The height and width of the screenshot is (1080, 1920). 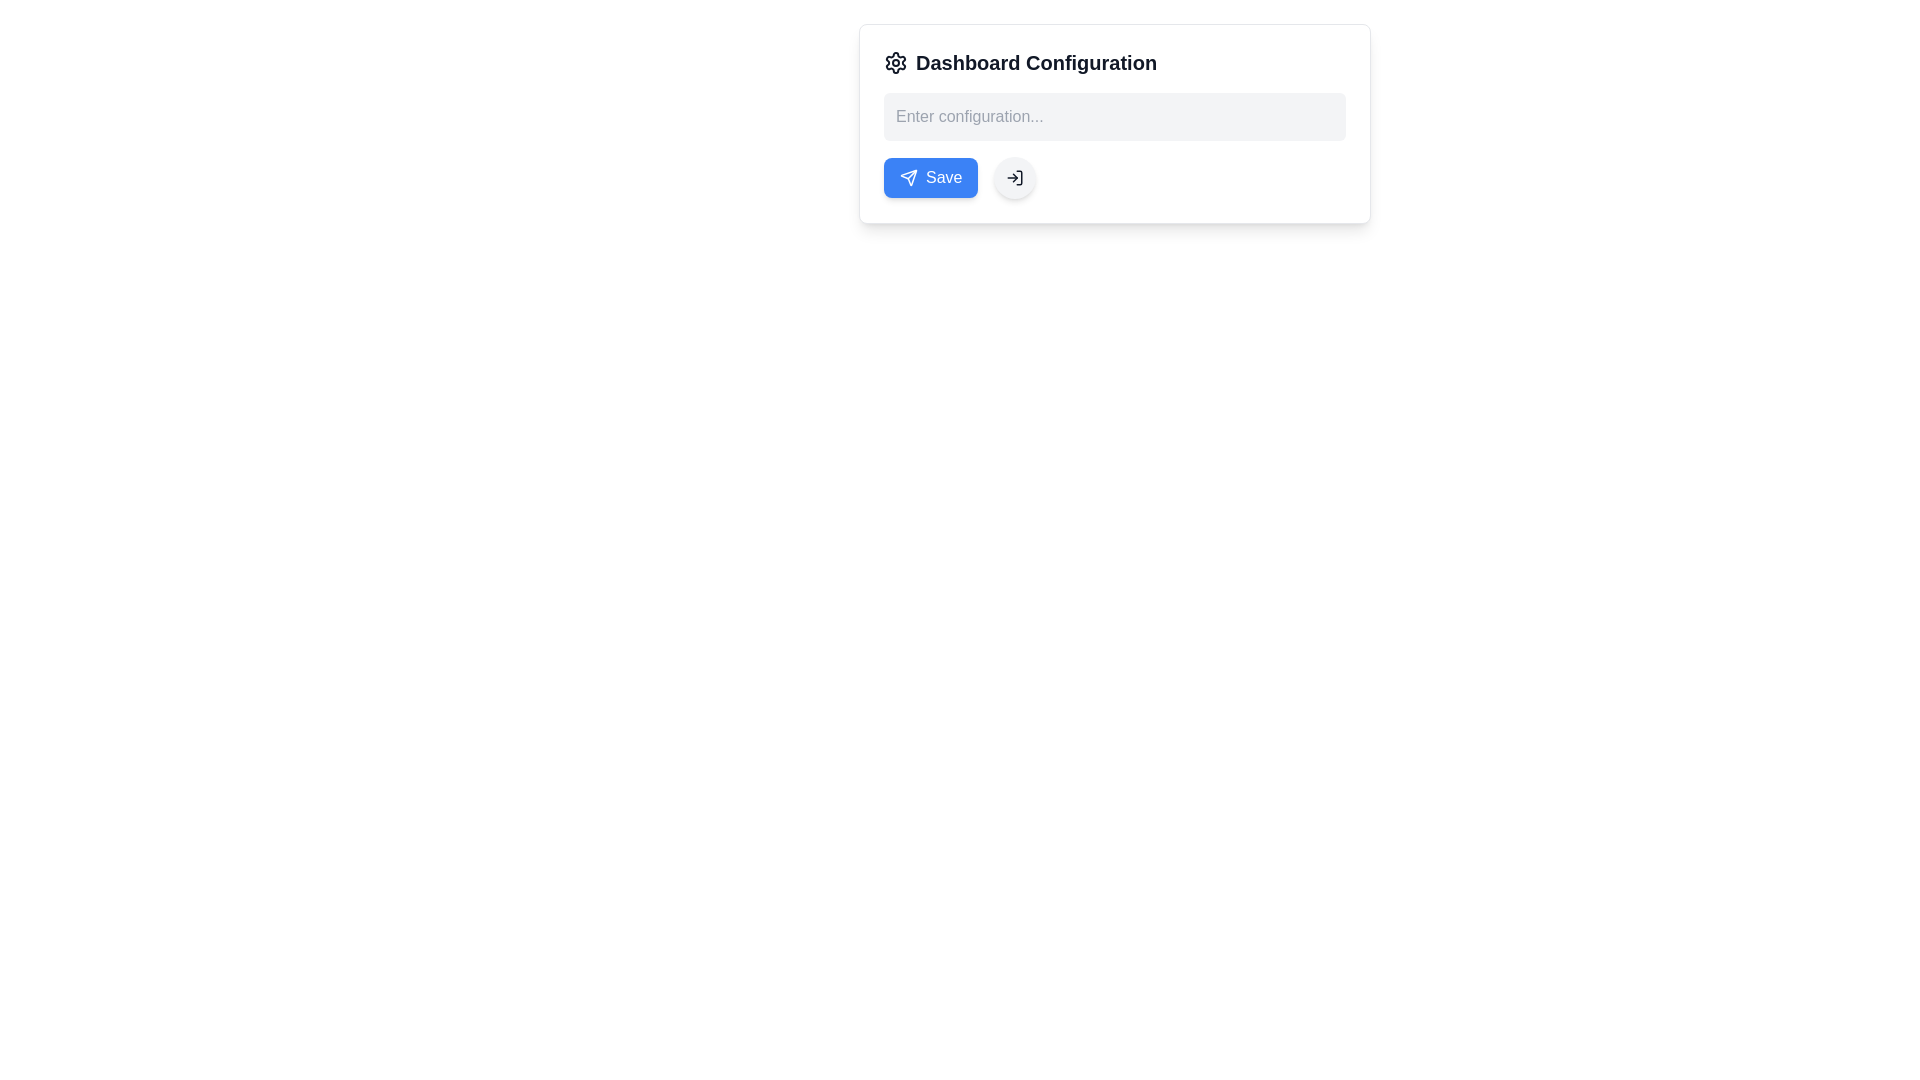 What do you see at coordinates (1113, 61) in the screenshot?
I see `the text label reading 'Dashboard Configuration' which is bold and has a gear icon to its left, located at the top center of the interface` at bounding box center [1113, 61].